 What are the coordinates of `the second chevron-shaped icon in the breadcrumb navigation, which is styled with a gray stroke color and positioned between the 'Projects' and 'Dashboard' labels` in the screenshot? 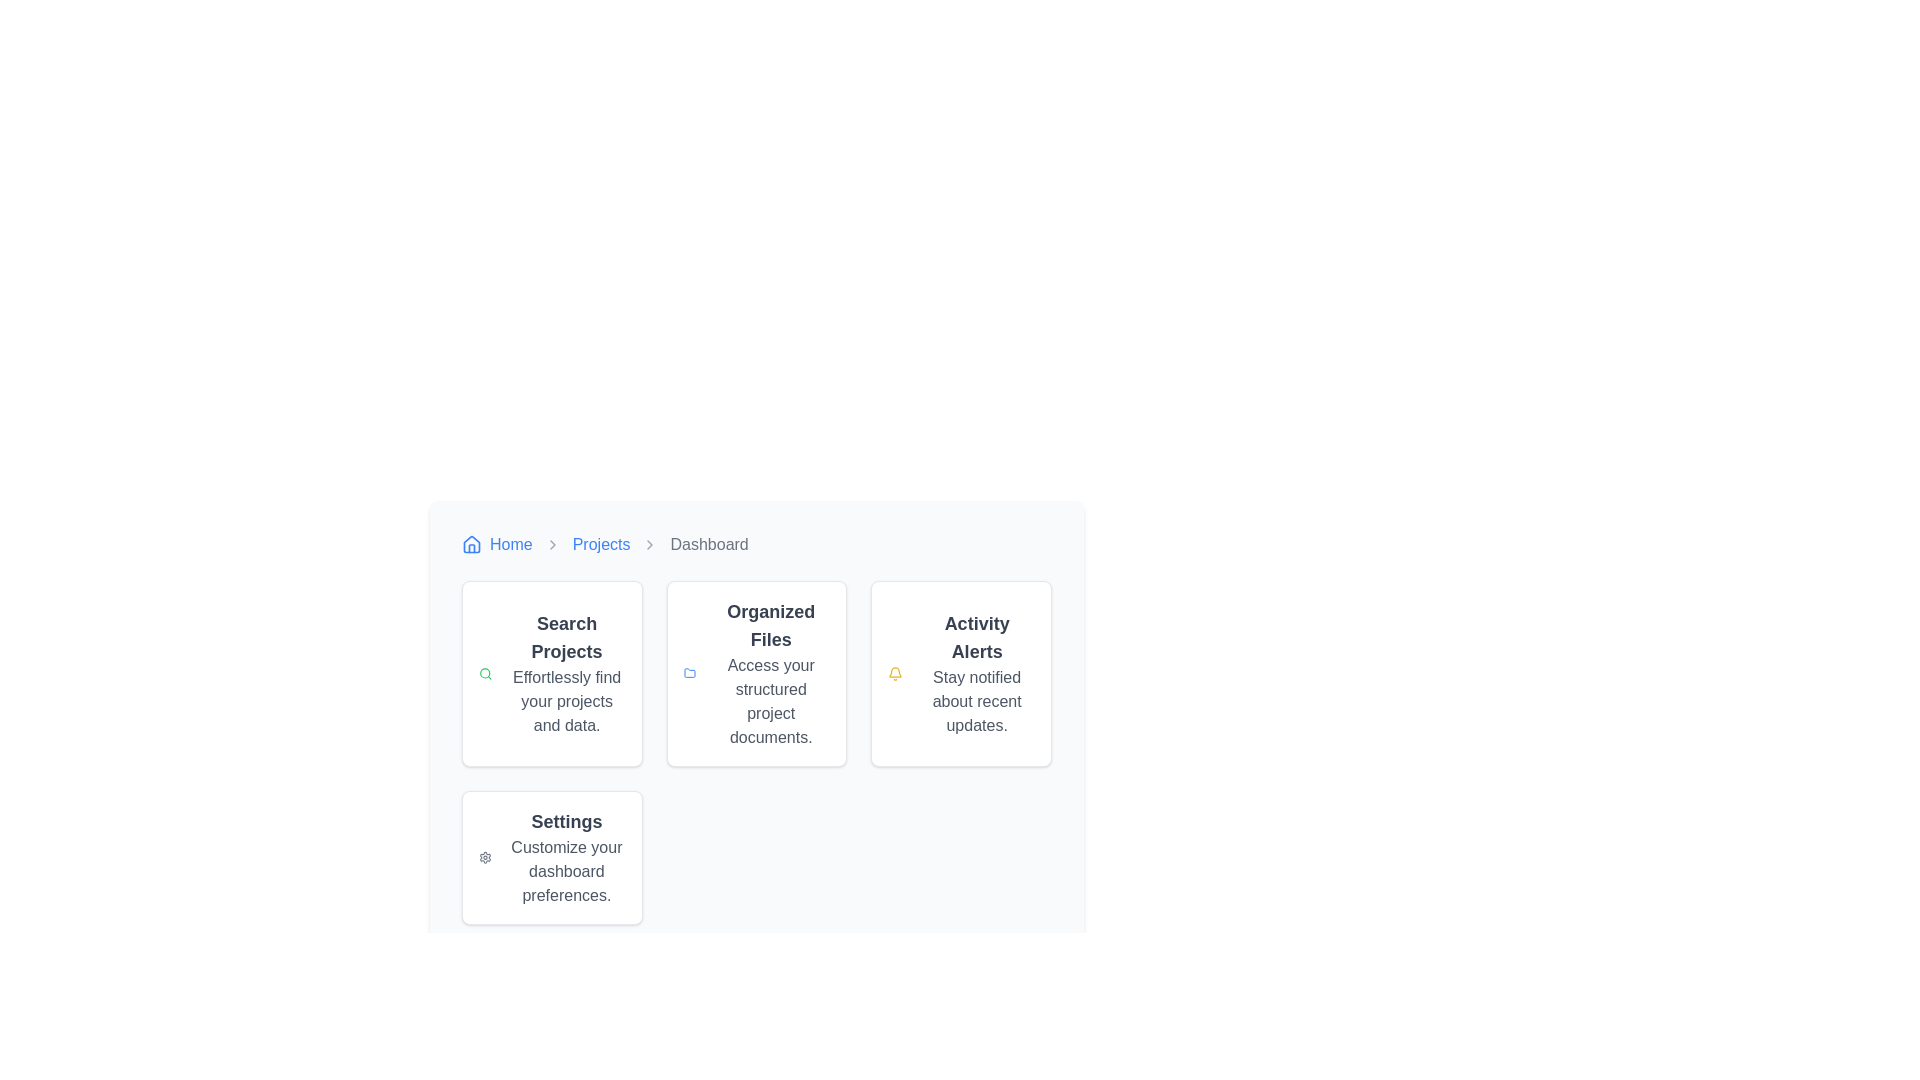 It's located at (650, 544).